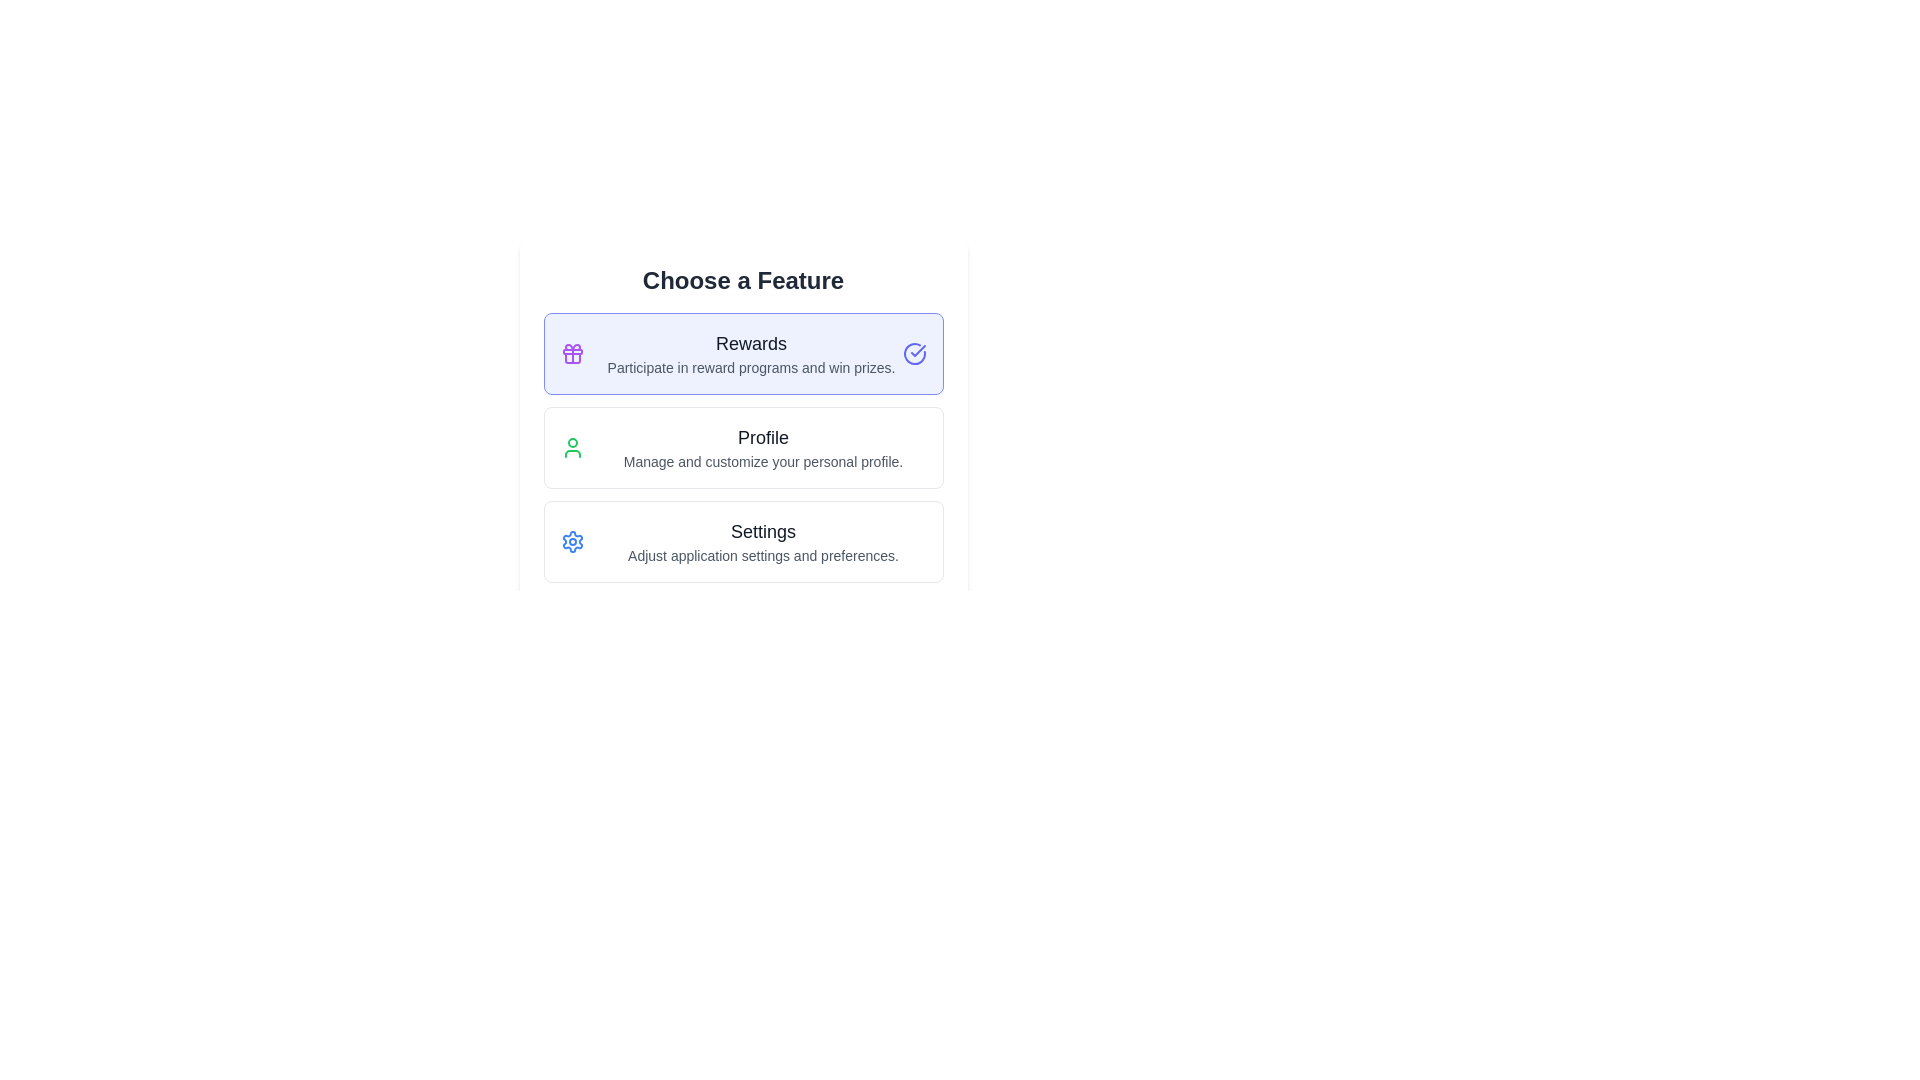 The width and height of the screenshot is (1920, 1080). Describe the element at coordinates (916, 350) in the screenshot. I see `the Decorative SVG Icon that serves as a symbolic indicator for the 'Rewards' feature, located towards the right side of the entry and aligned with the associated text` at that location.